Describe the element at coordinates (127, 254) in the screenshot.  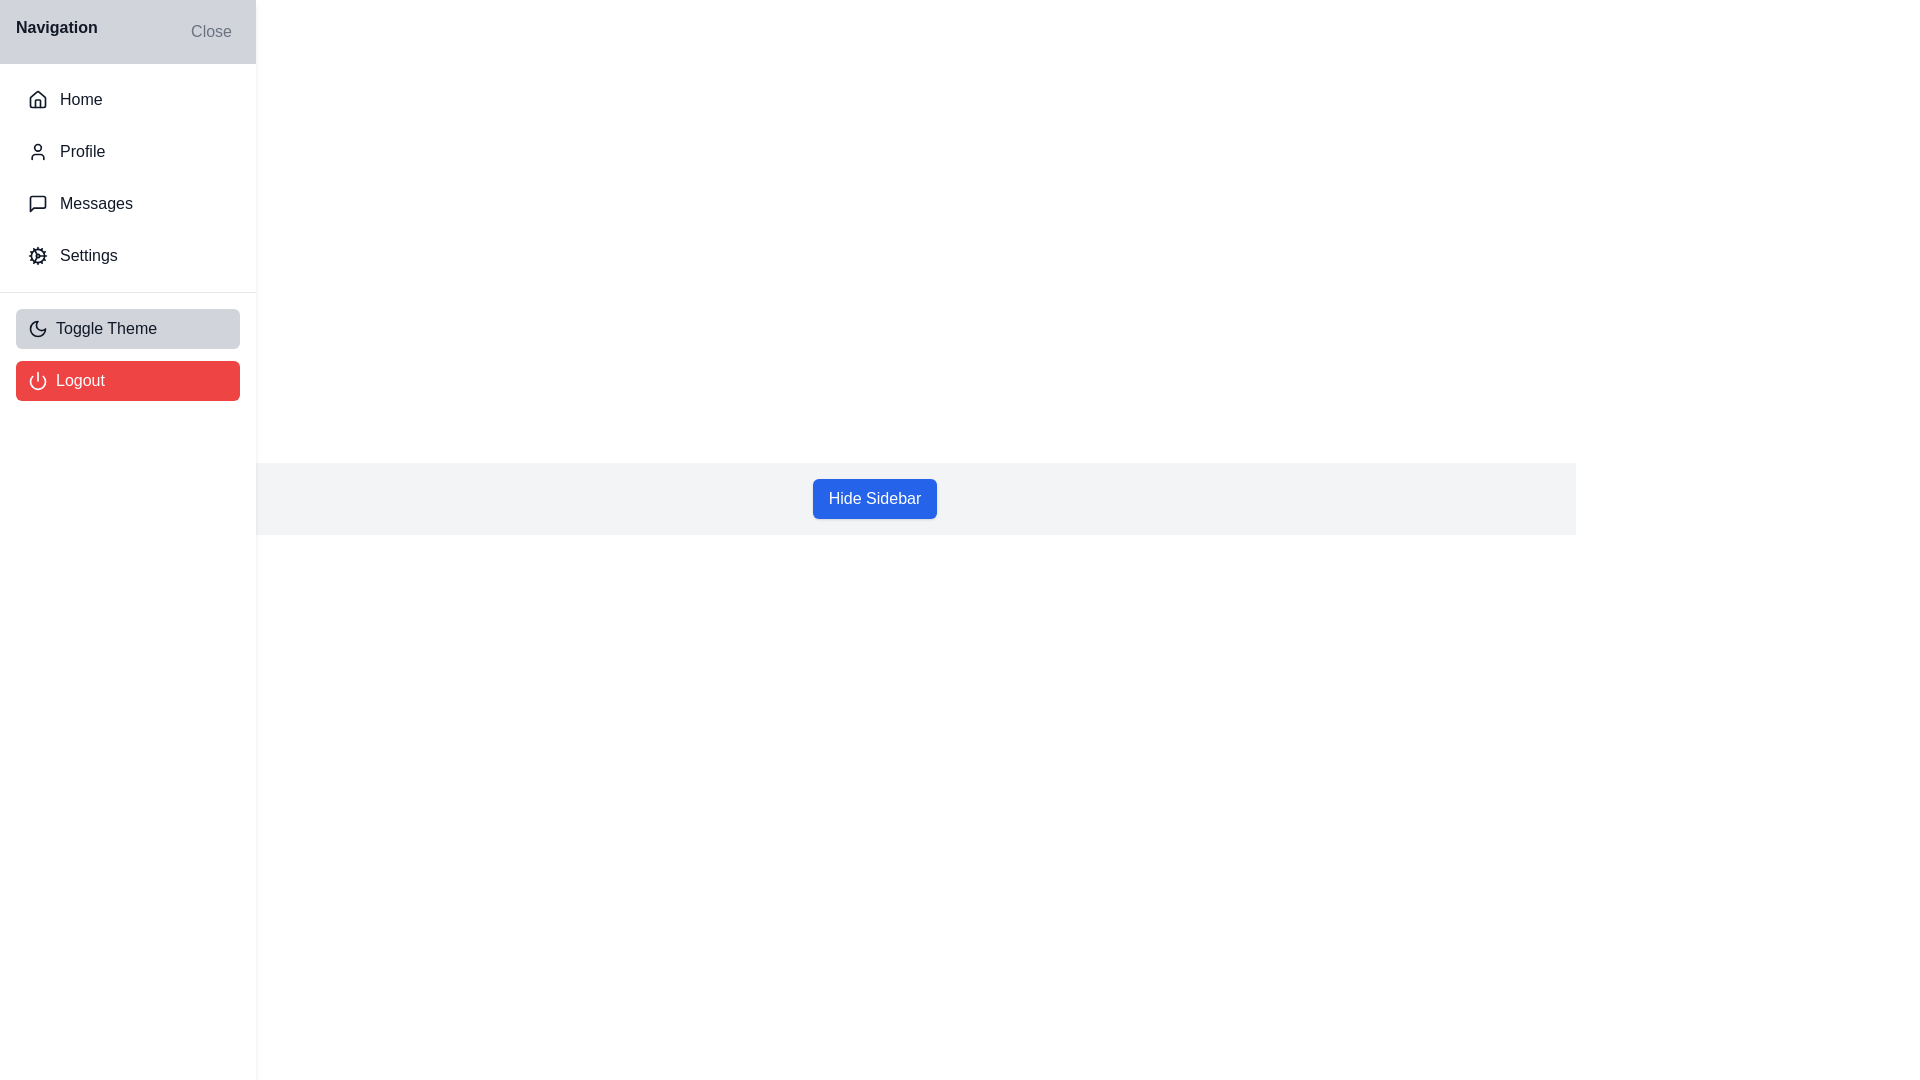
I see `the settings button in the vertical navigation sidebar, located below the 'Messages' item and above 'Toggle Theme'` at that location.